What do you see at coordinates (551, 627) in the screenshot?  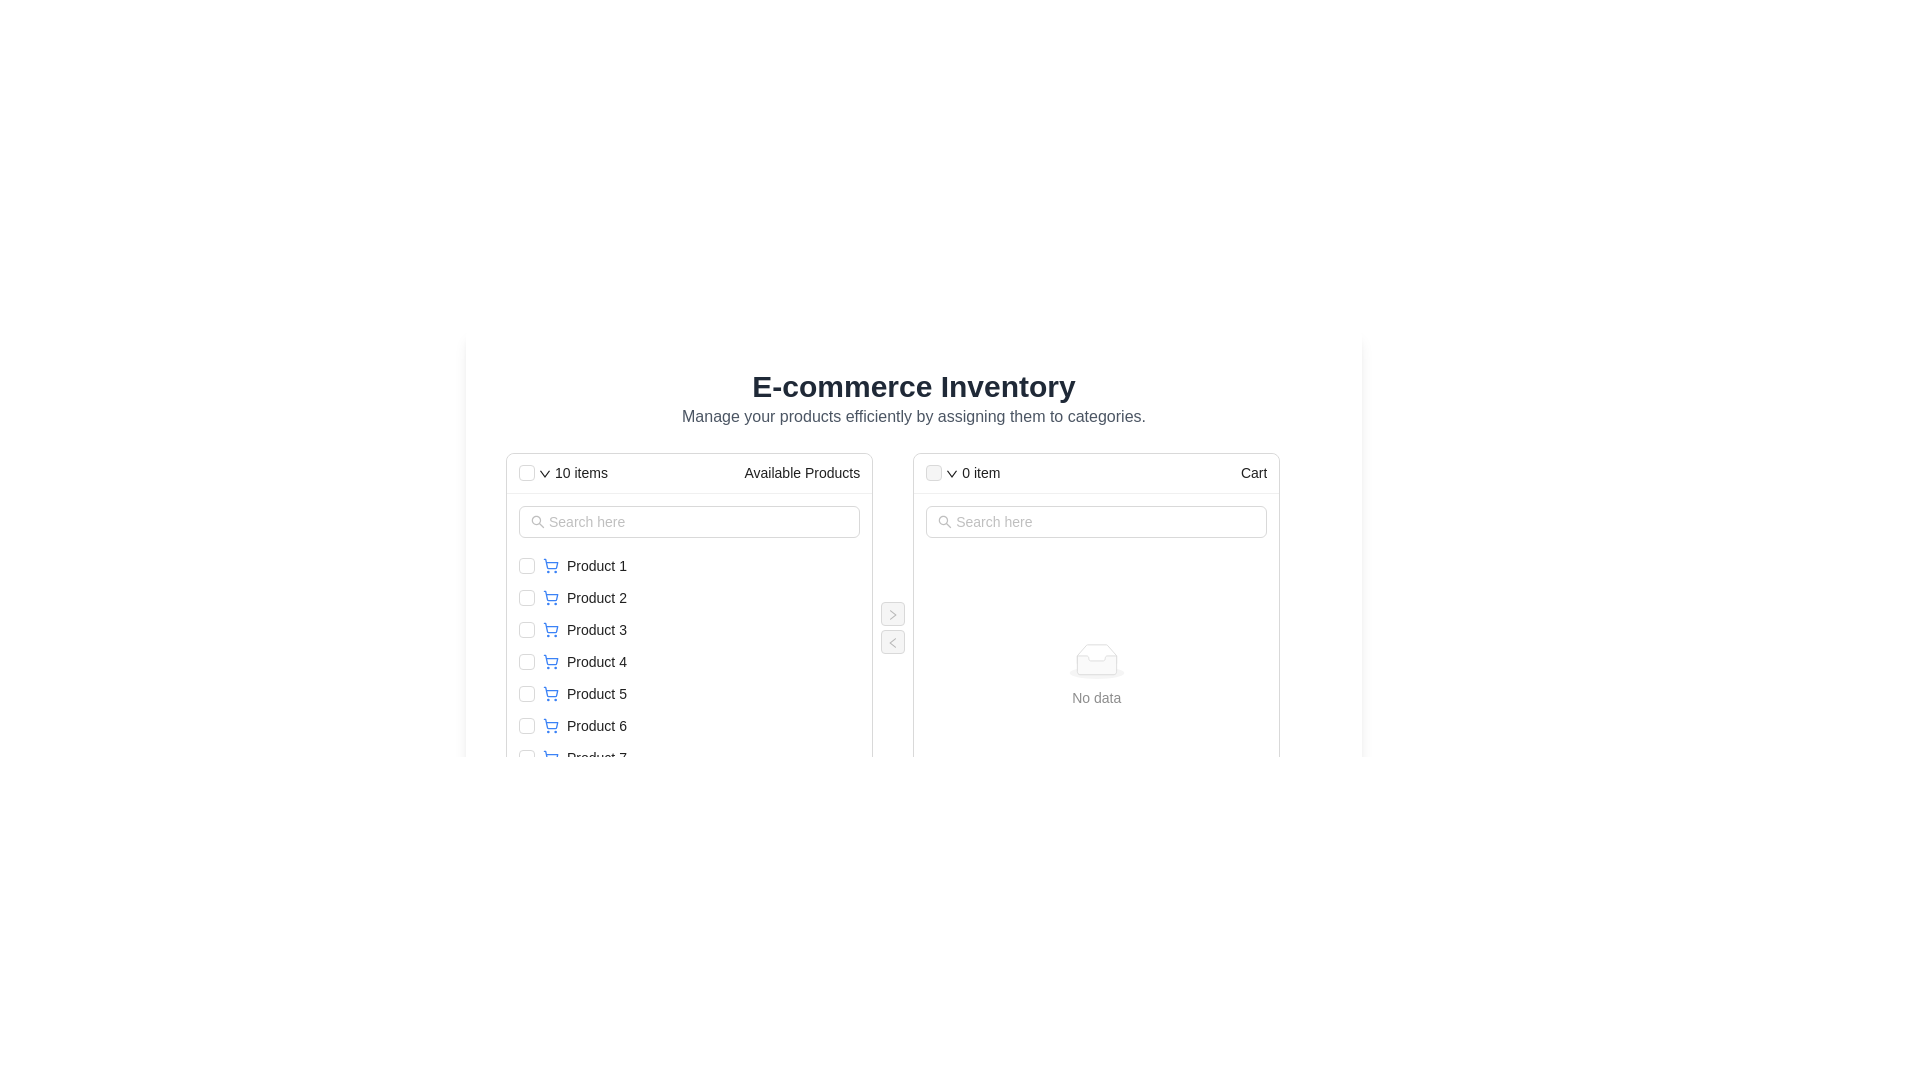 I see `the blue shopping cart icon within the SVG graphic, which is a central component of the cart's body and positioned between the wheels` at bounding box center [551, 627].